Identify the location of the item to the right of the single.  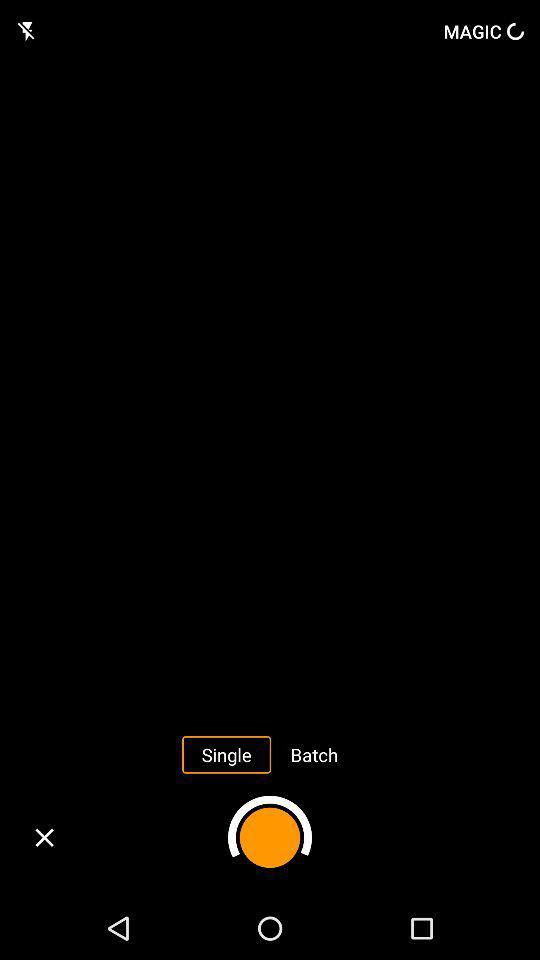
(314, 753).